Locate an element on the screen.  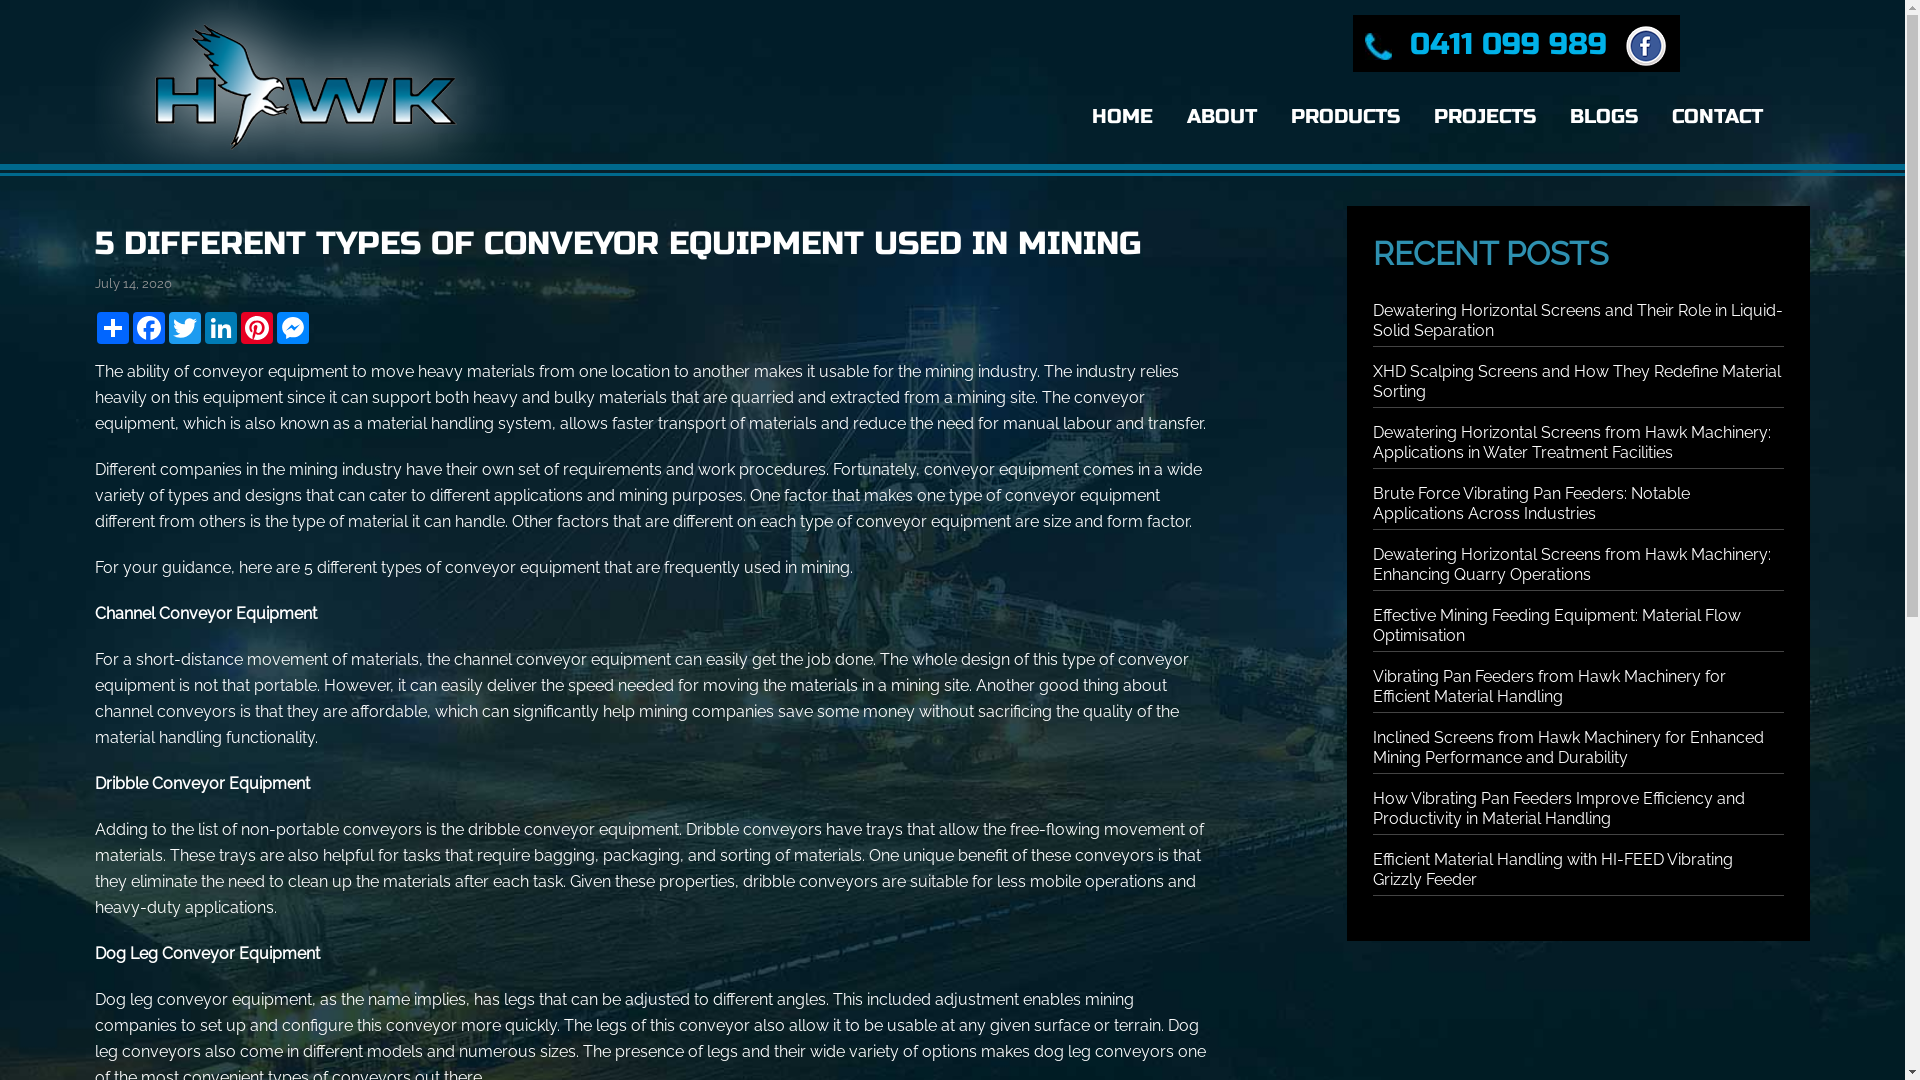
'Twitter' is located at coordinates (185, 326).